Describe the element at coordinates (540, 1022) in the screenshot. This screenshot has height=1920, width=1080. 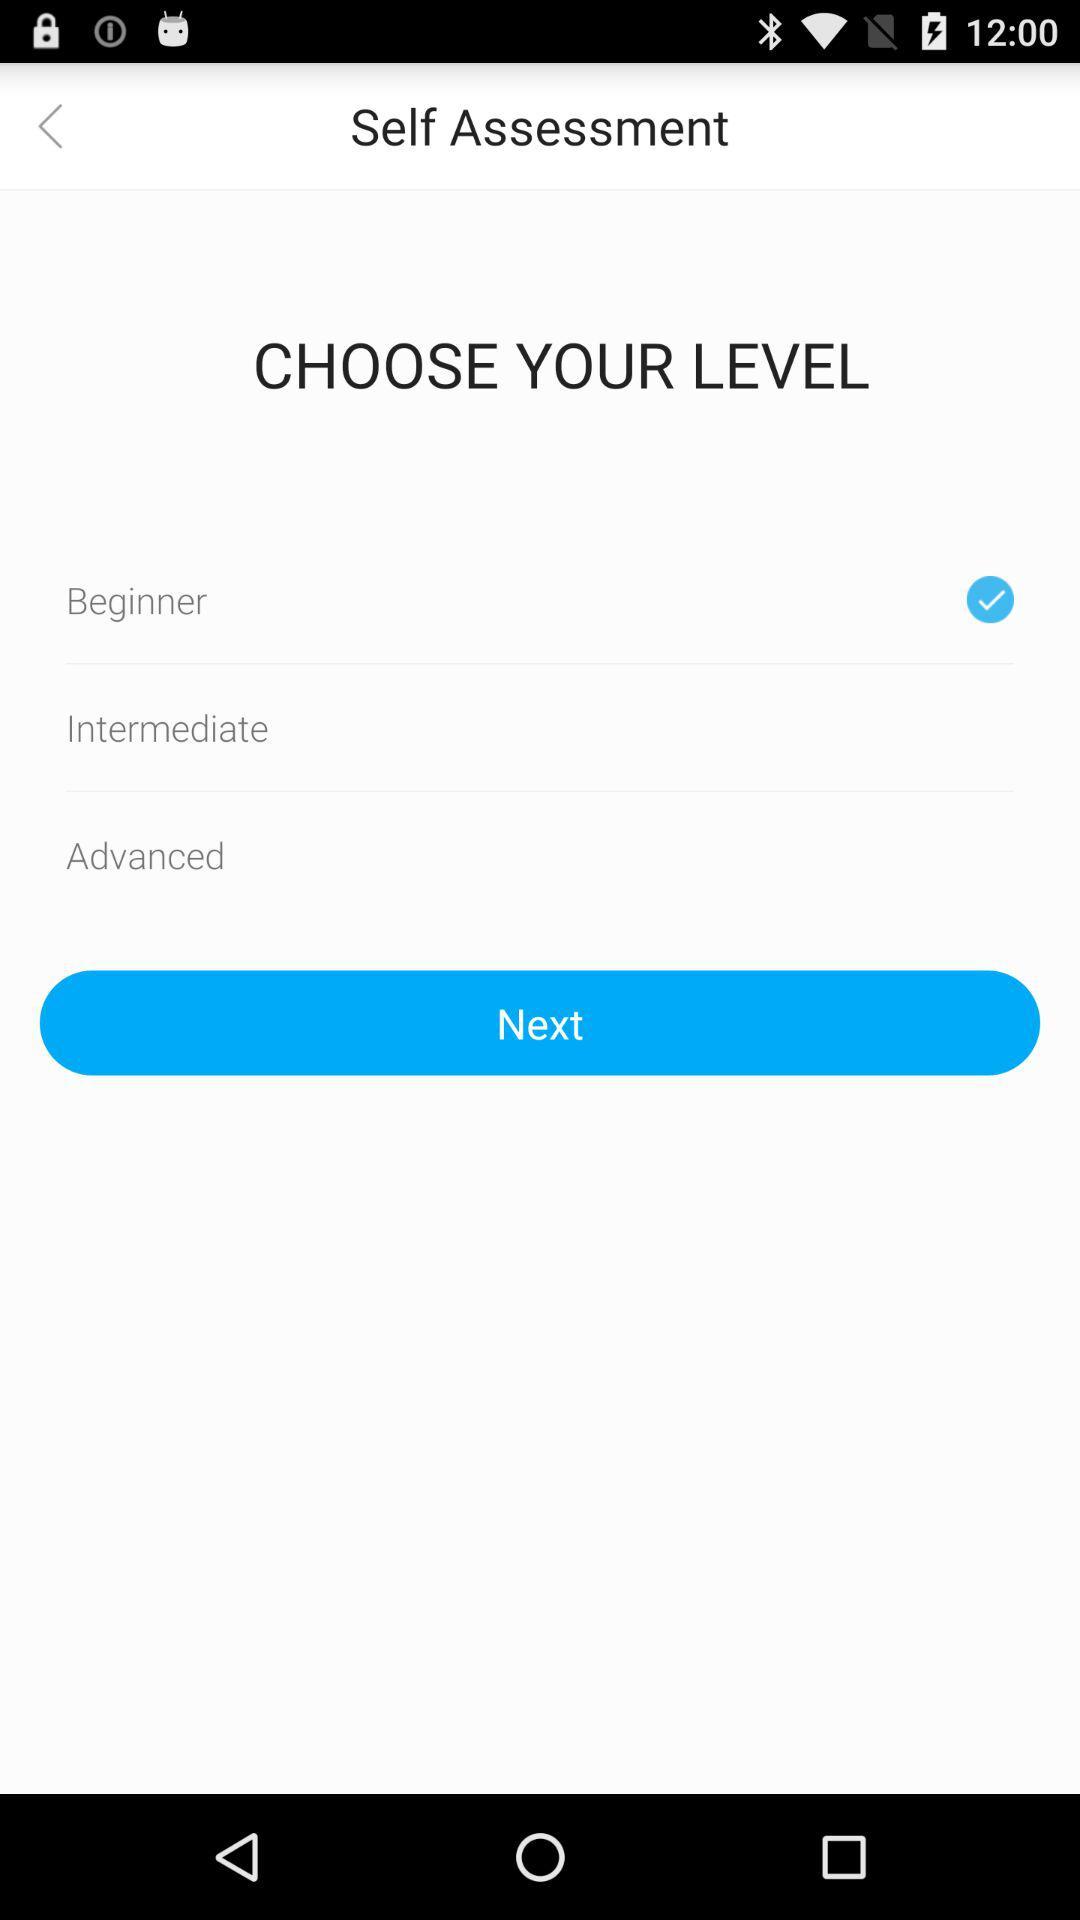
I see `item below advanced item` at that location.